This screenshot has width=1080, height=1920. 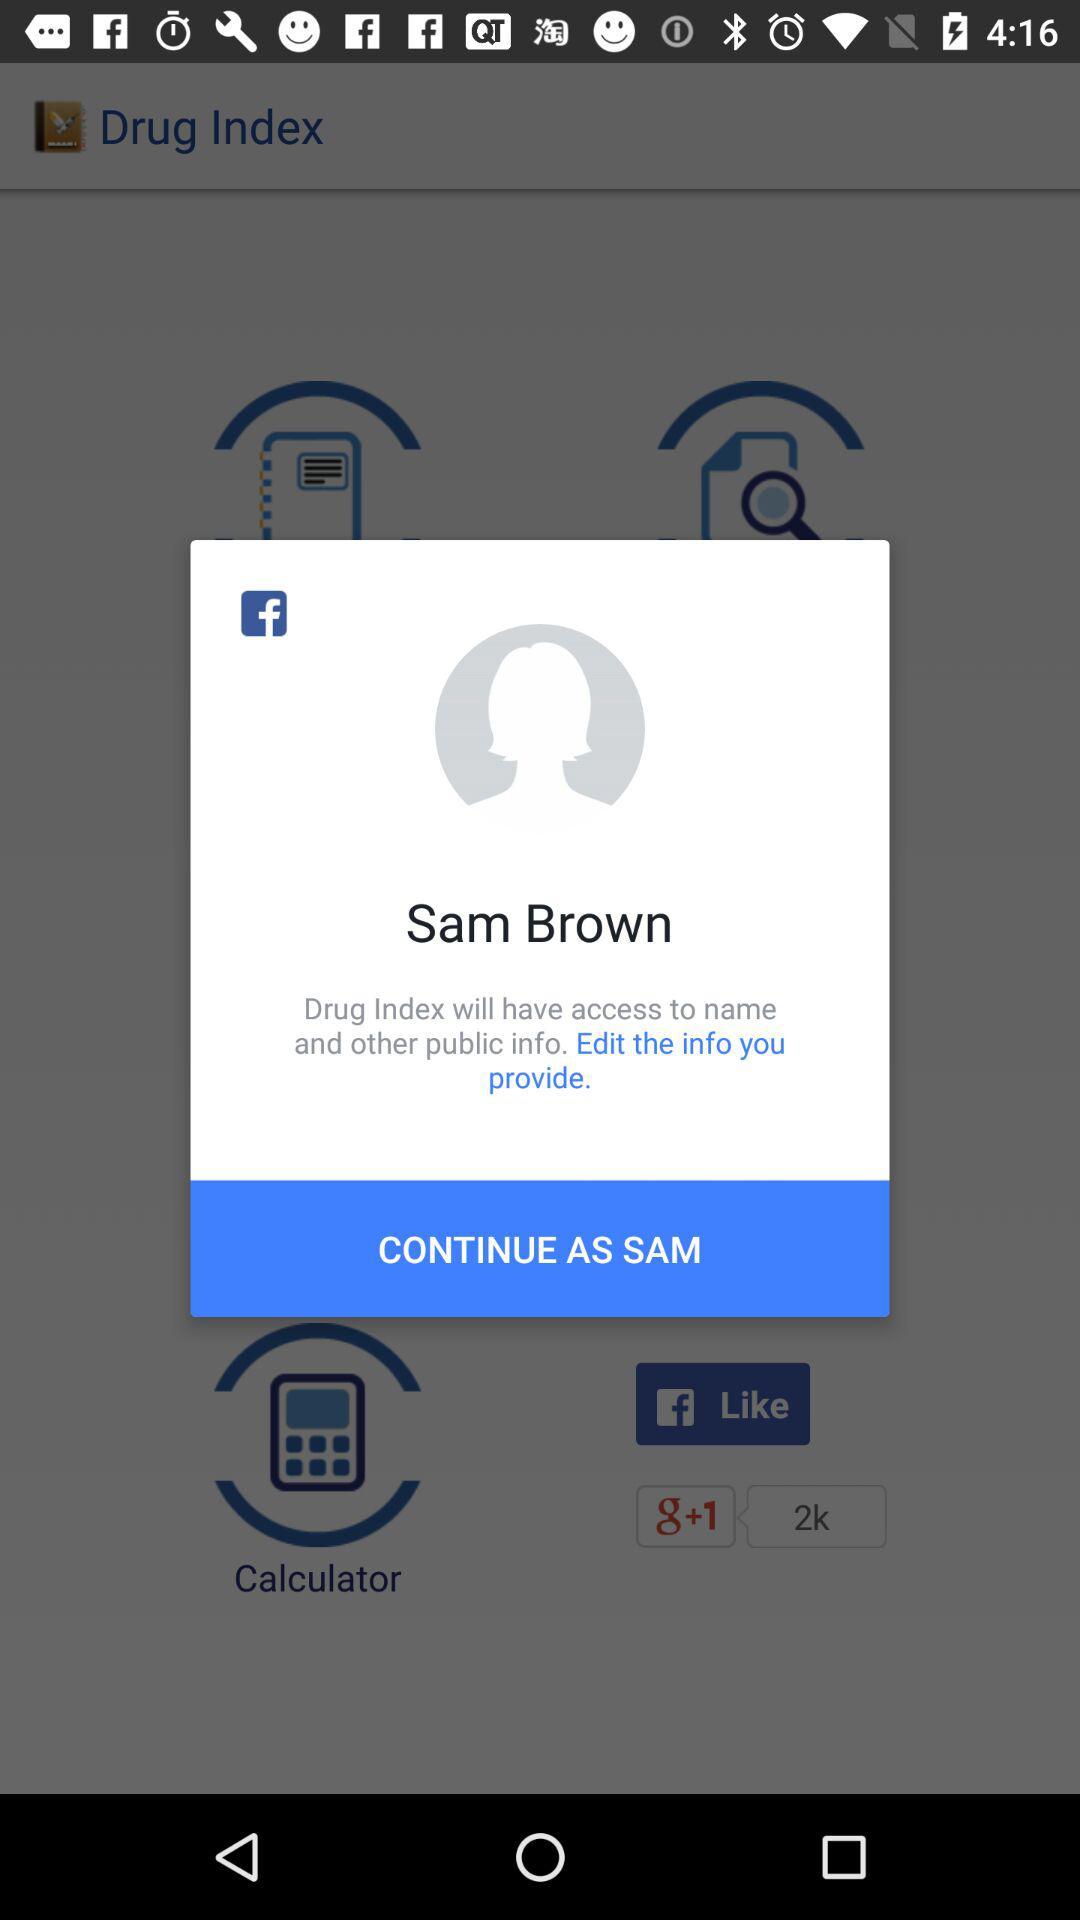 I want to click on icon below sam brown icon, so click(x=540, y=1041).